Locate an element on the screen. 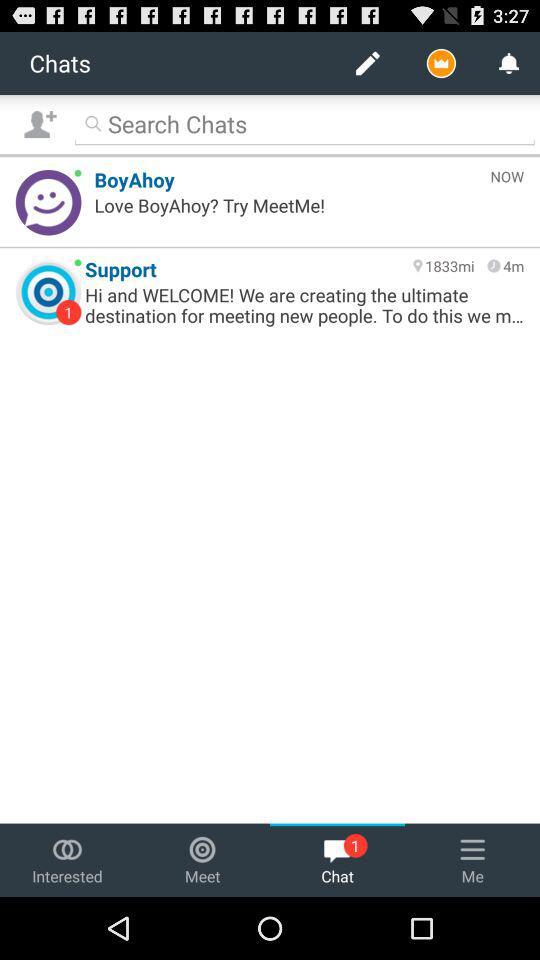  the chat option is located at coordinates (337, 859).